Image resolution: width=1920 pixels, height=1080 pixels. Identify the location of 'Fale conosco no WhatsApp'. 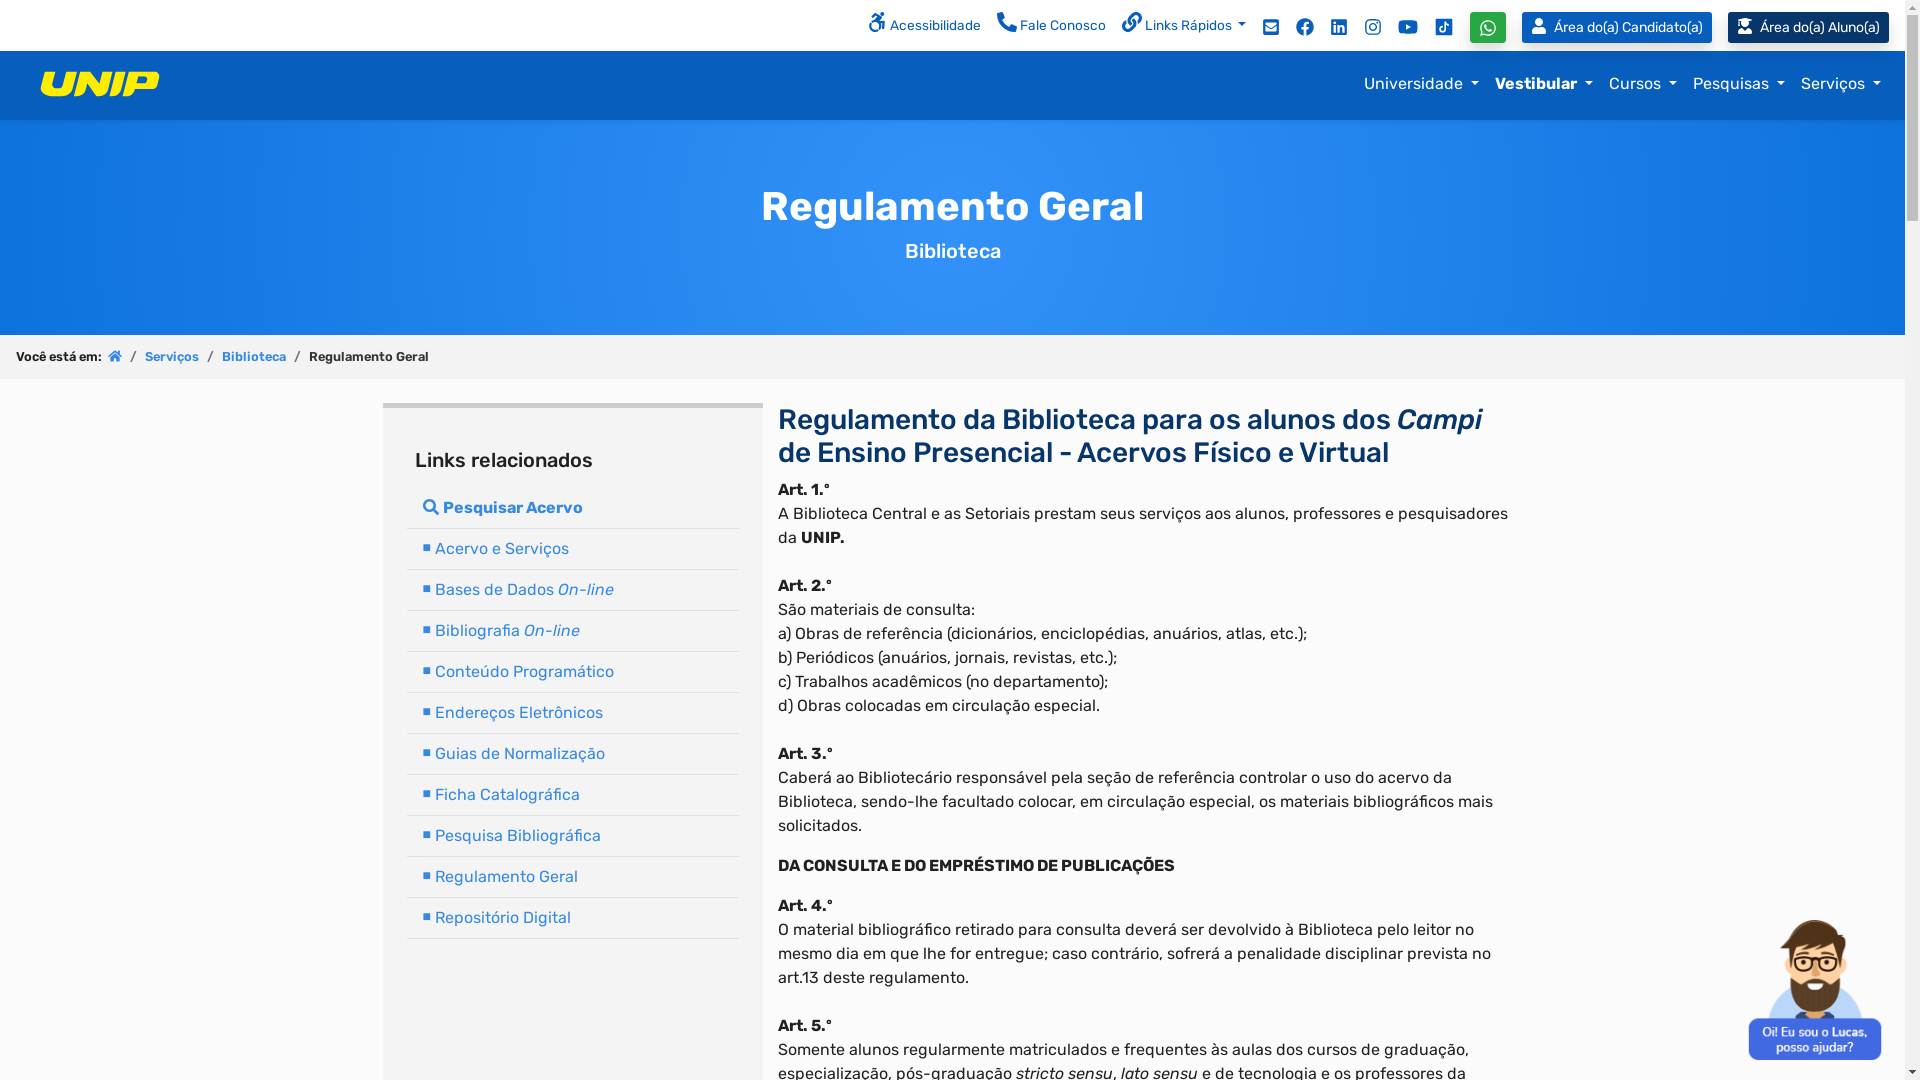
(1488, 27).